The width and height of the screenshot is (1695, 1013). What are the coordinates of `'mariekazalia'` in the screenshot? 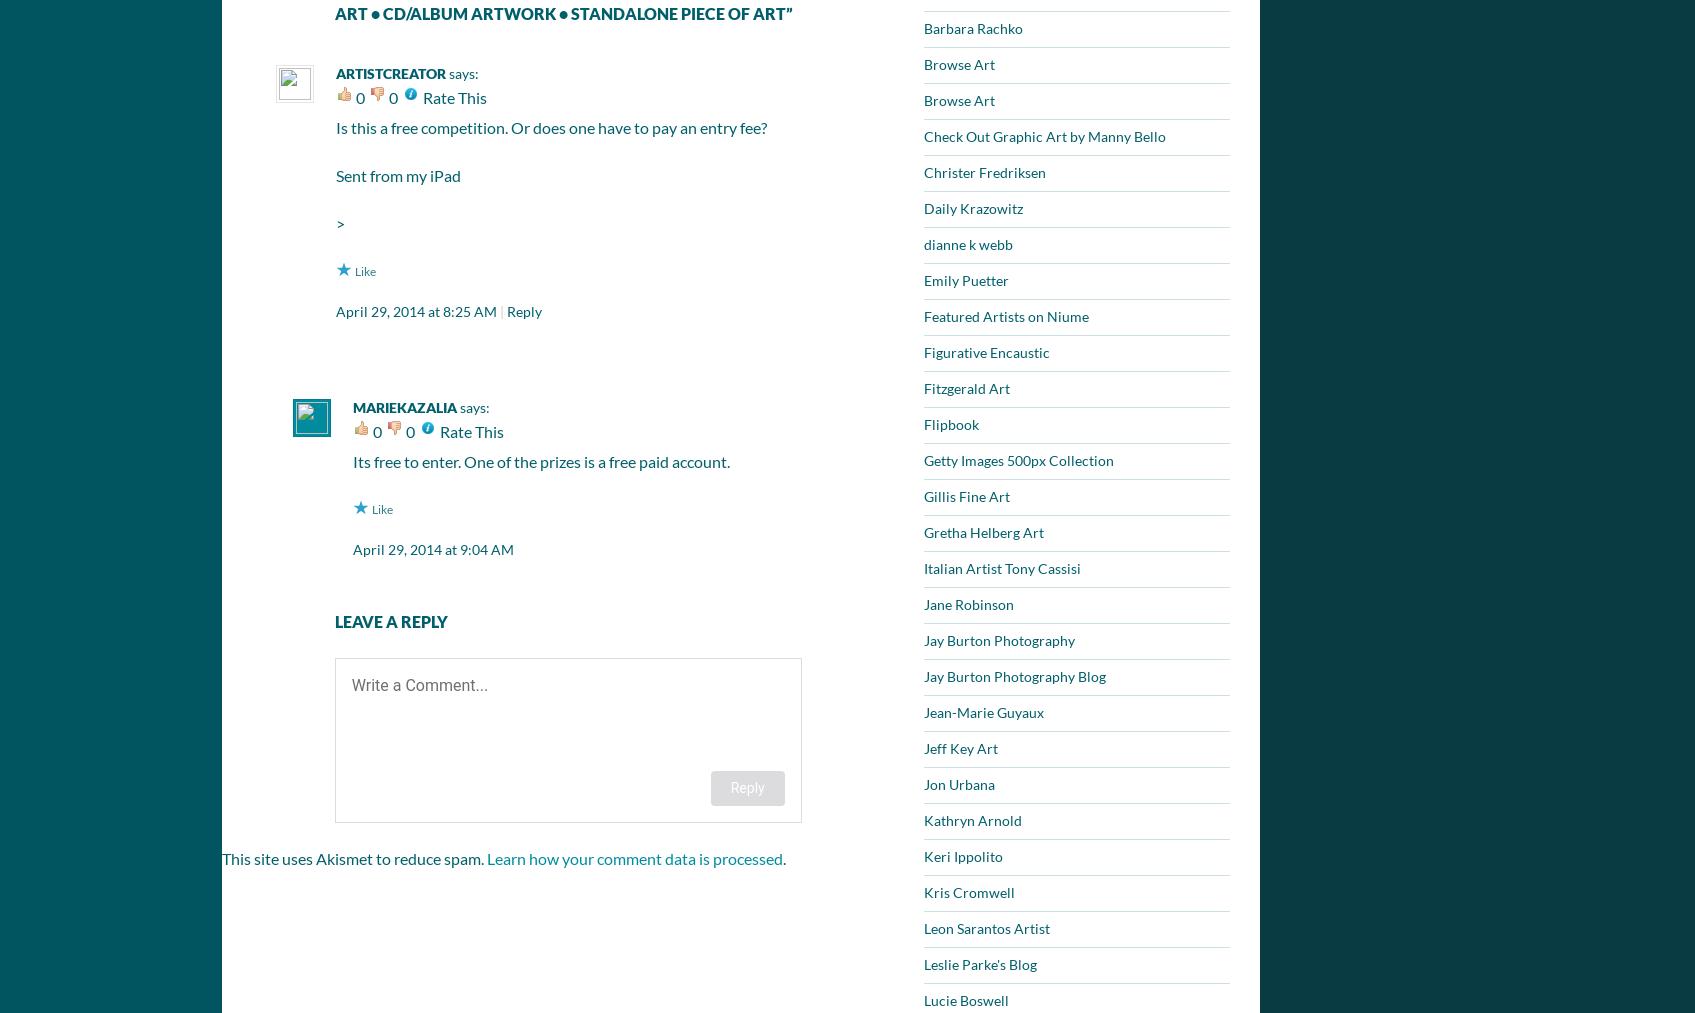 It's located at (404, 405).